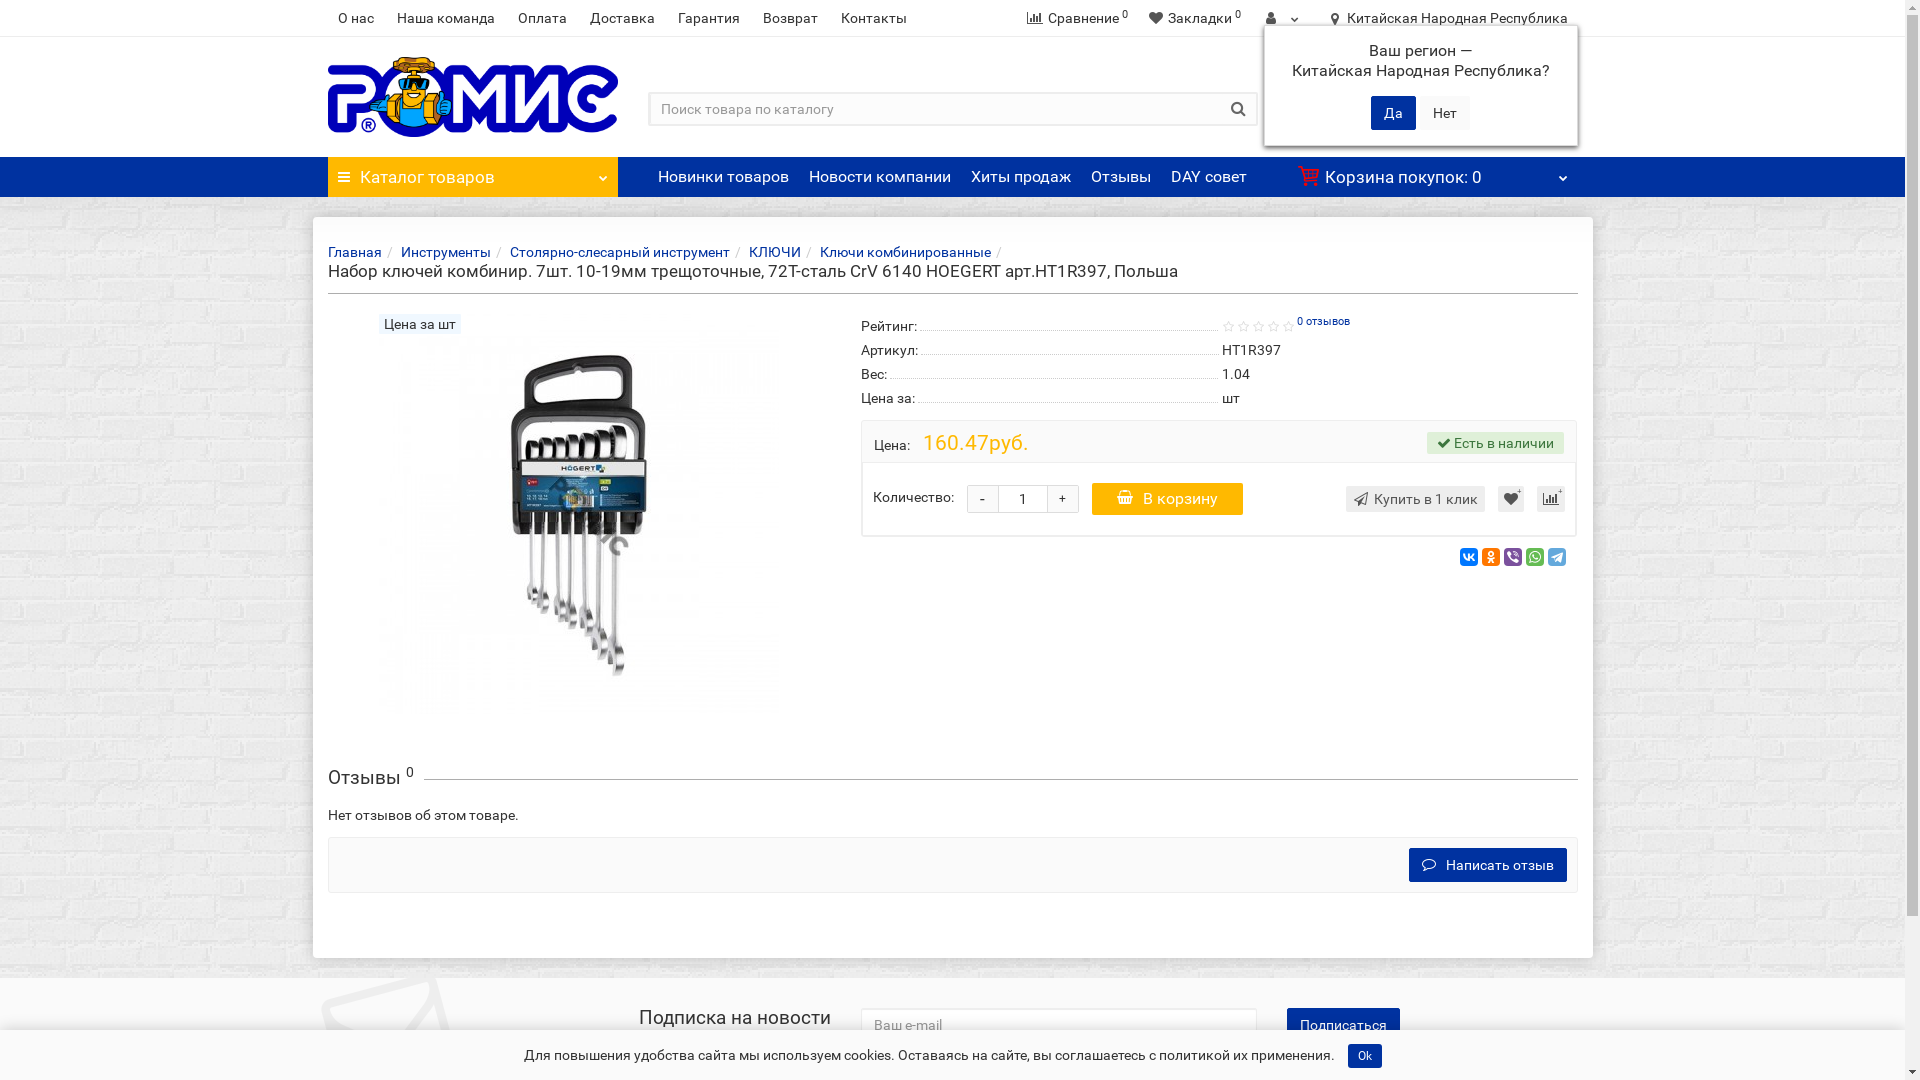 The height and width of the screenshot is (1080, 1920). What do you see at coordinates (1061, 497) in the screenshot?
I see `'+'` at bounding box center [1061, 497].